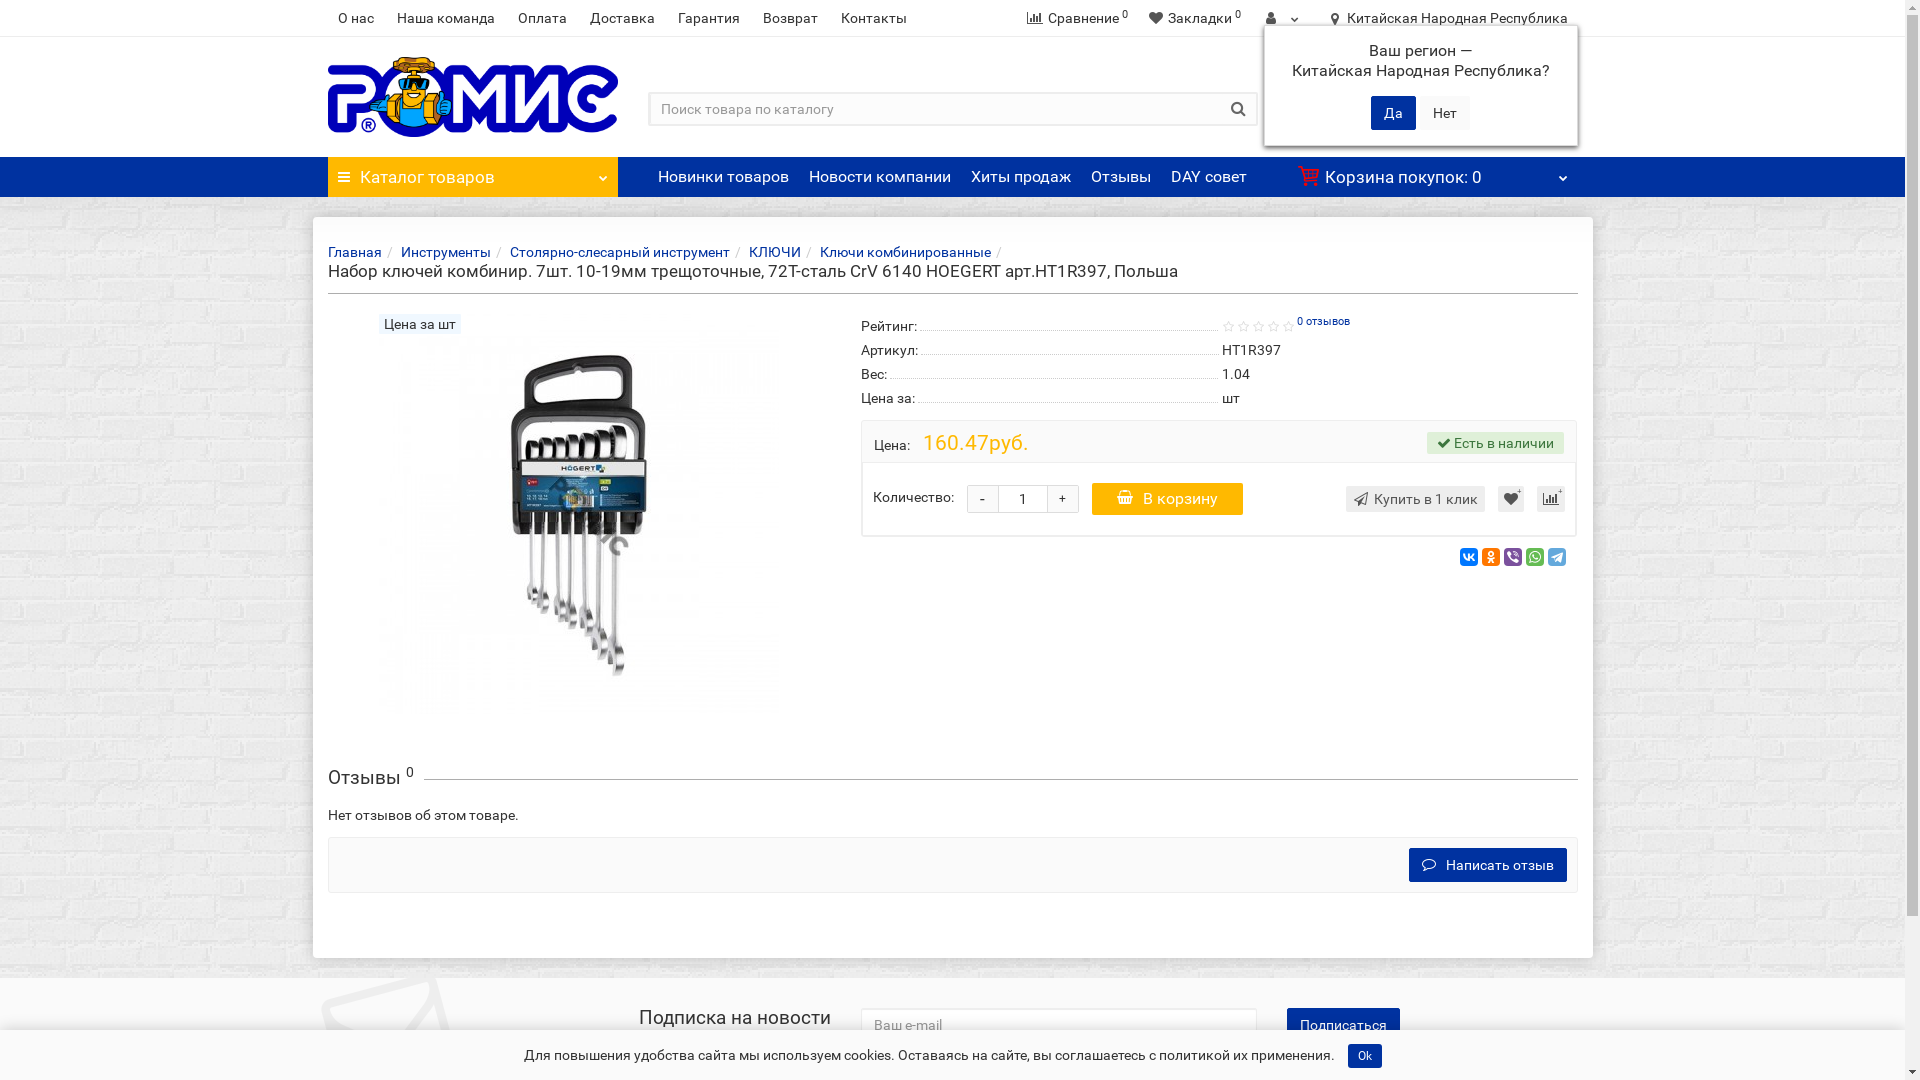 The height and width of the screenshot is (1080, 1920). What do you see at coordinates (1061, 497) in the screenshot?
I see `'+'` at bounding box center [1061, 497].